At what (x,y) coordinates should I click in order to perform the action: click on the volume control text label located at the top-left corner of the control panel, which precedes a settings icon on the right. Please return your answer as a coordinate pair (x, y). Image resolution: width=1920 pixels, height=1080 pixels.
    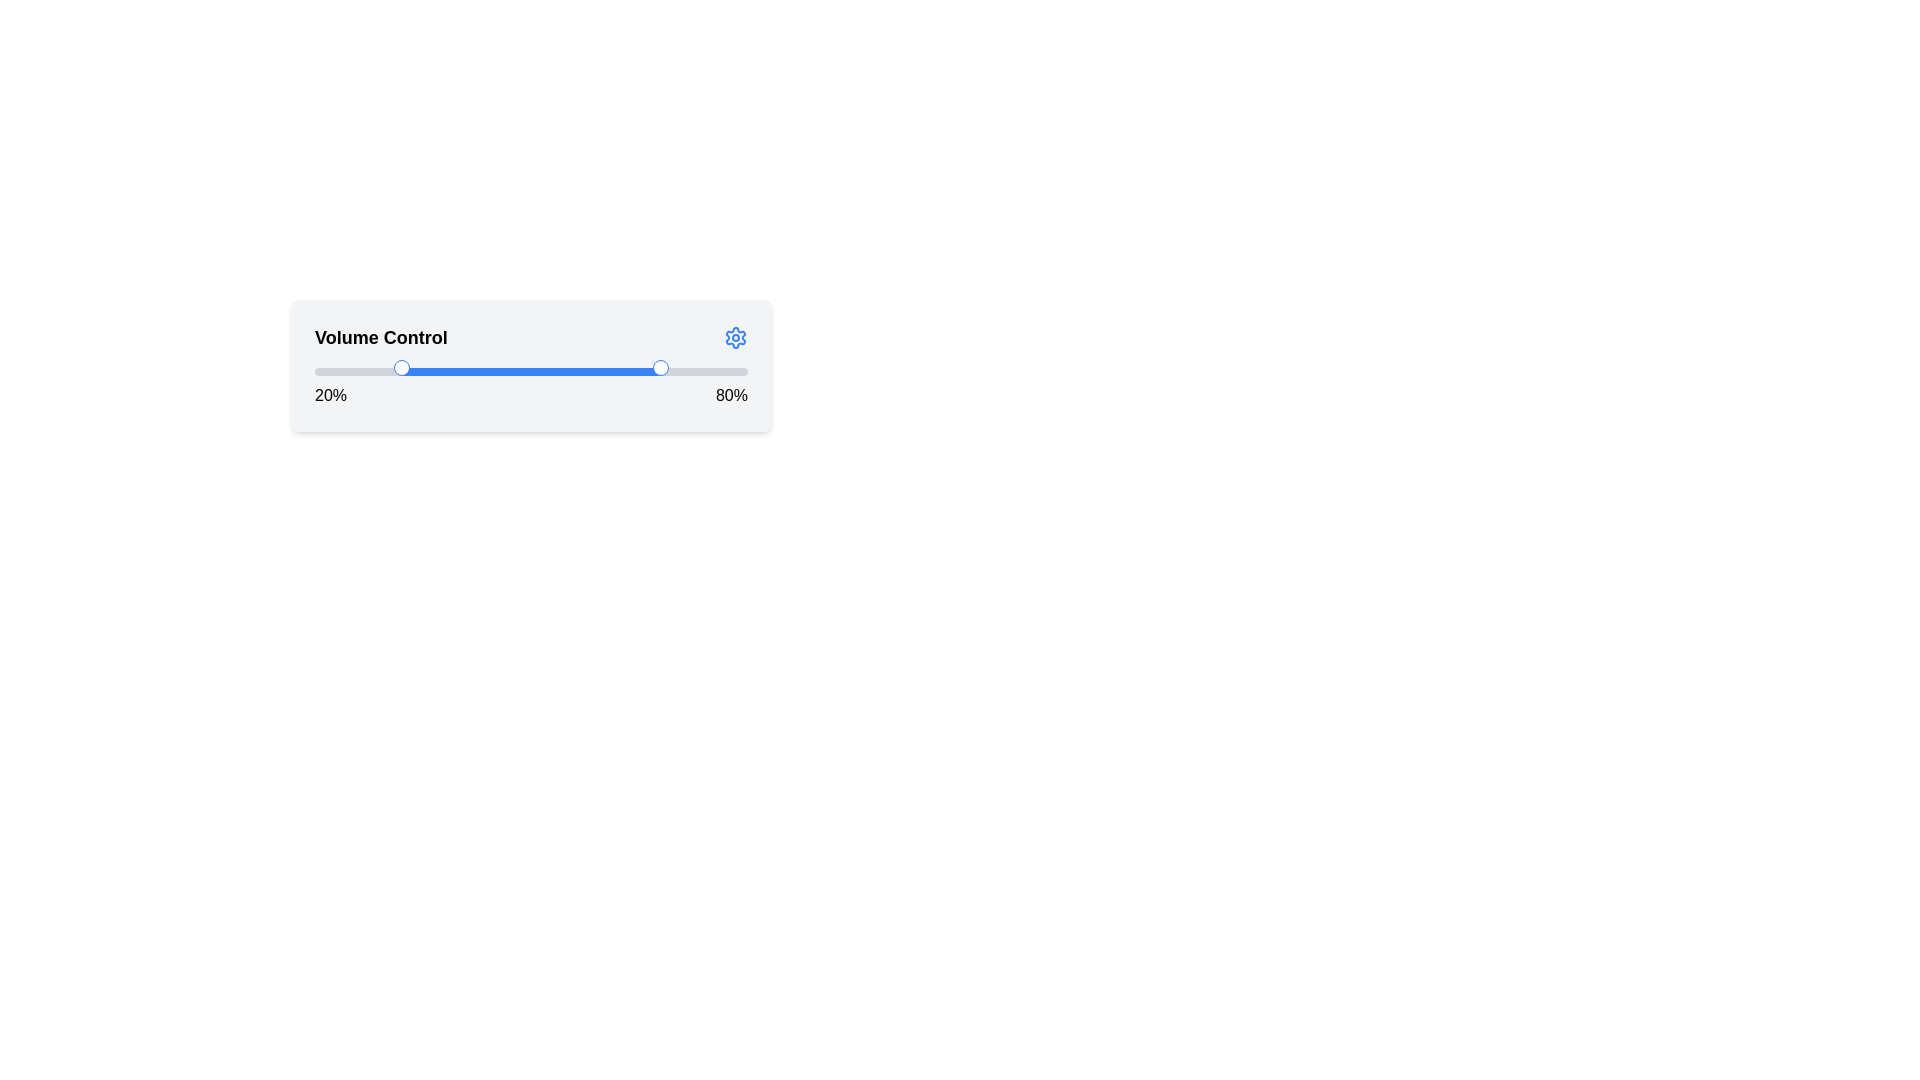
    Looking at the image, I should click on (381, 337).